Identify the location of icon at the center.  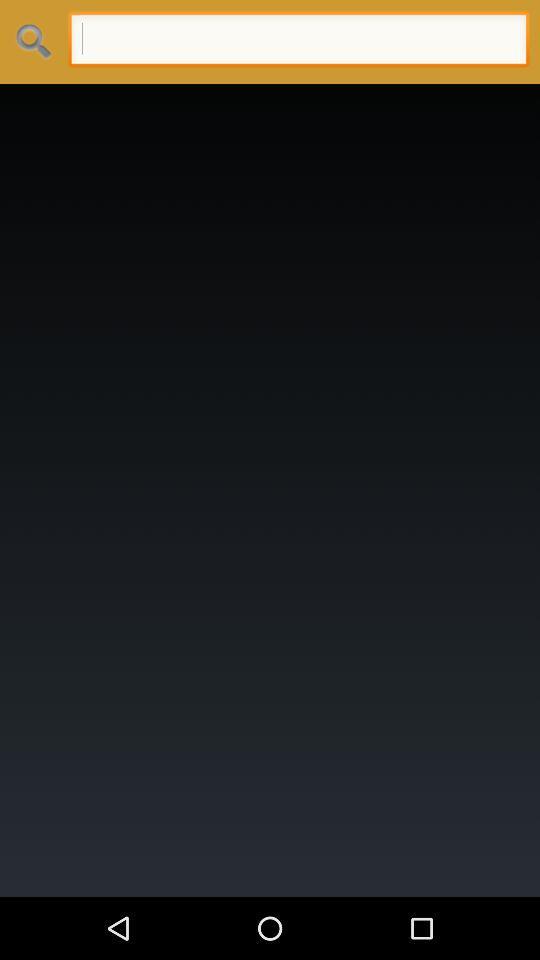
(270, 489).